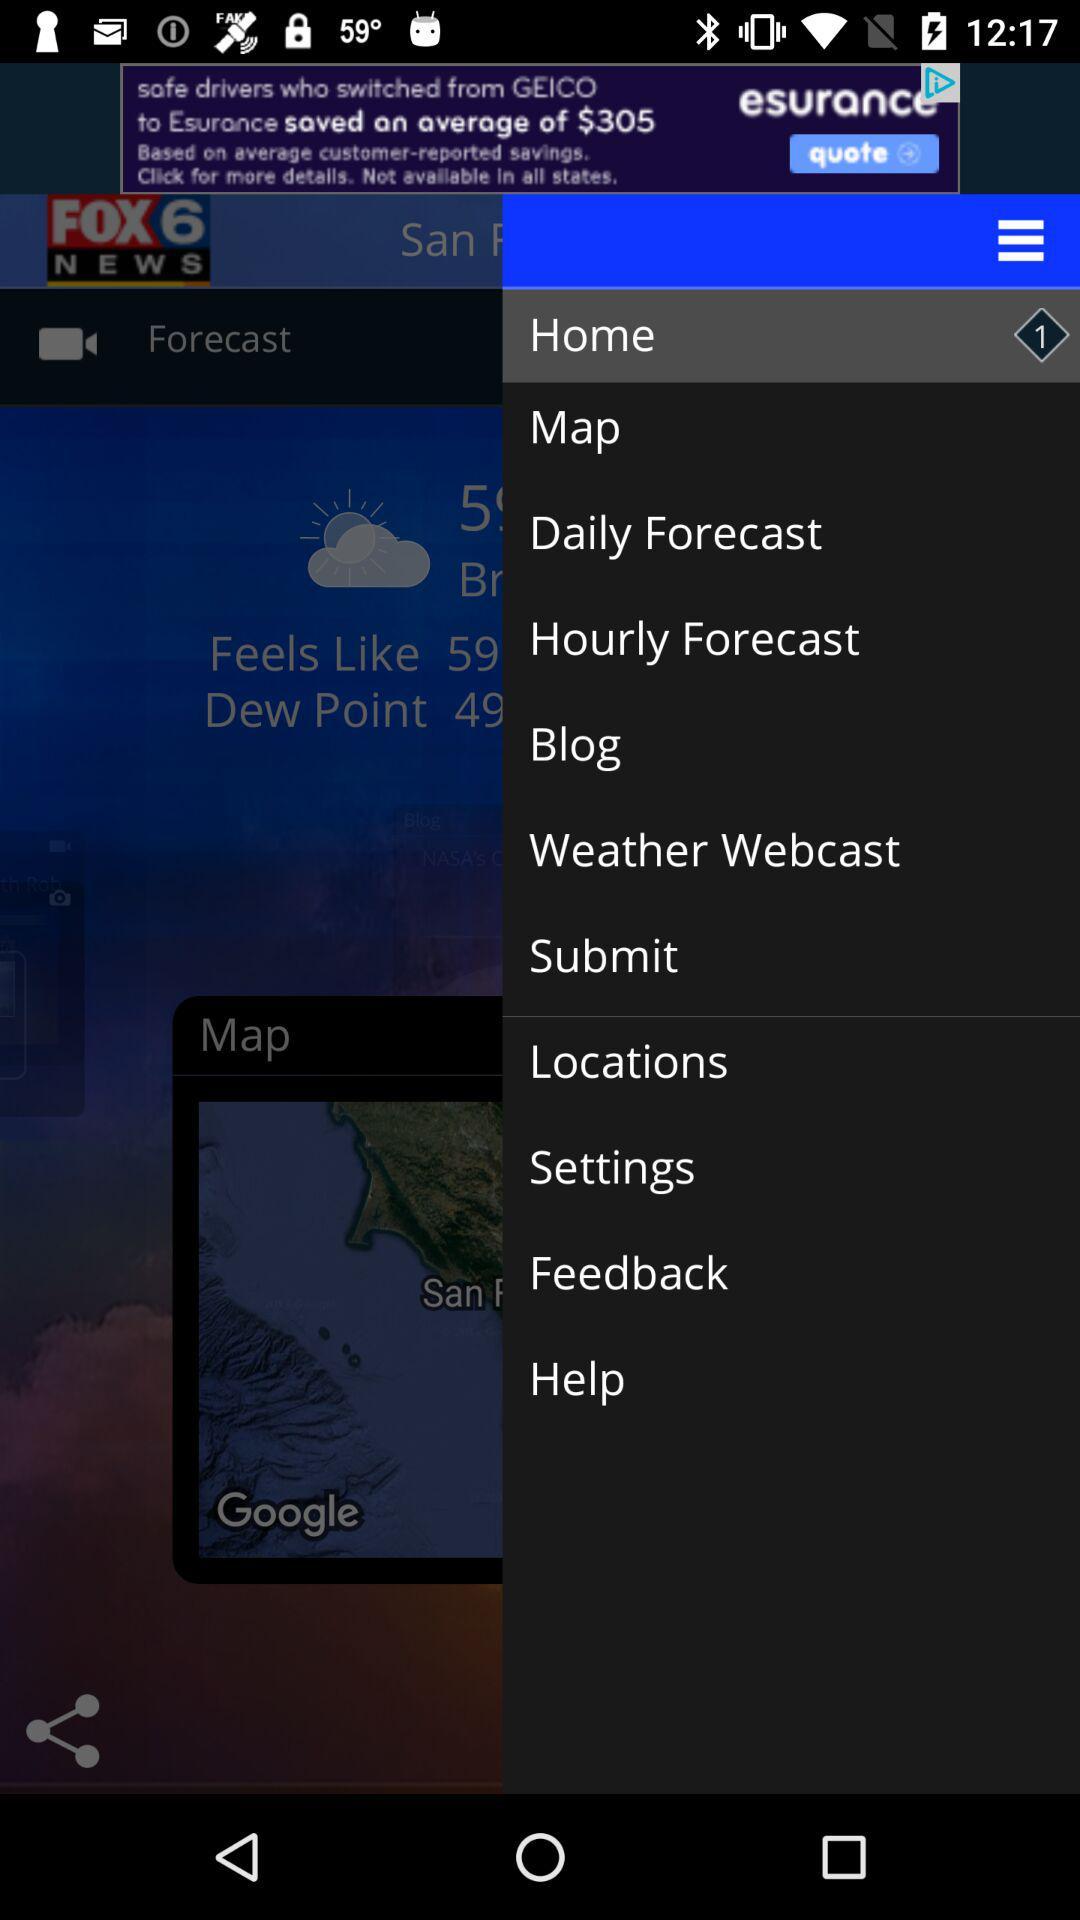 The height and width of the screenshot is (1920, 1080). What do you see at coordinates (61, 1730) in the screenshot?
I see `the share icon` at bounding box center [61, 1730].